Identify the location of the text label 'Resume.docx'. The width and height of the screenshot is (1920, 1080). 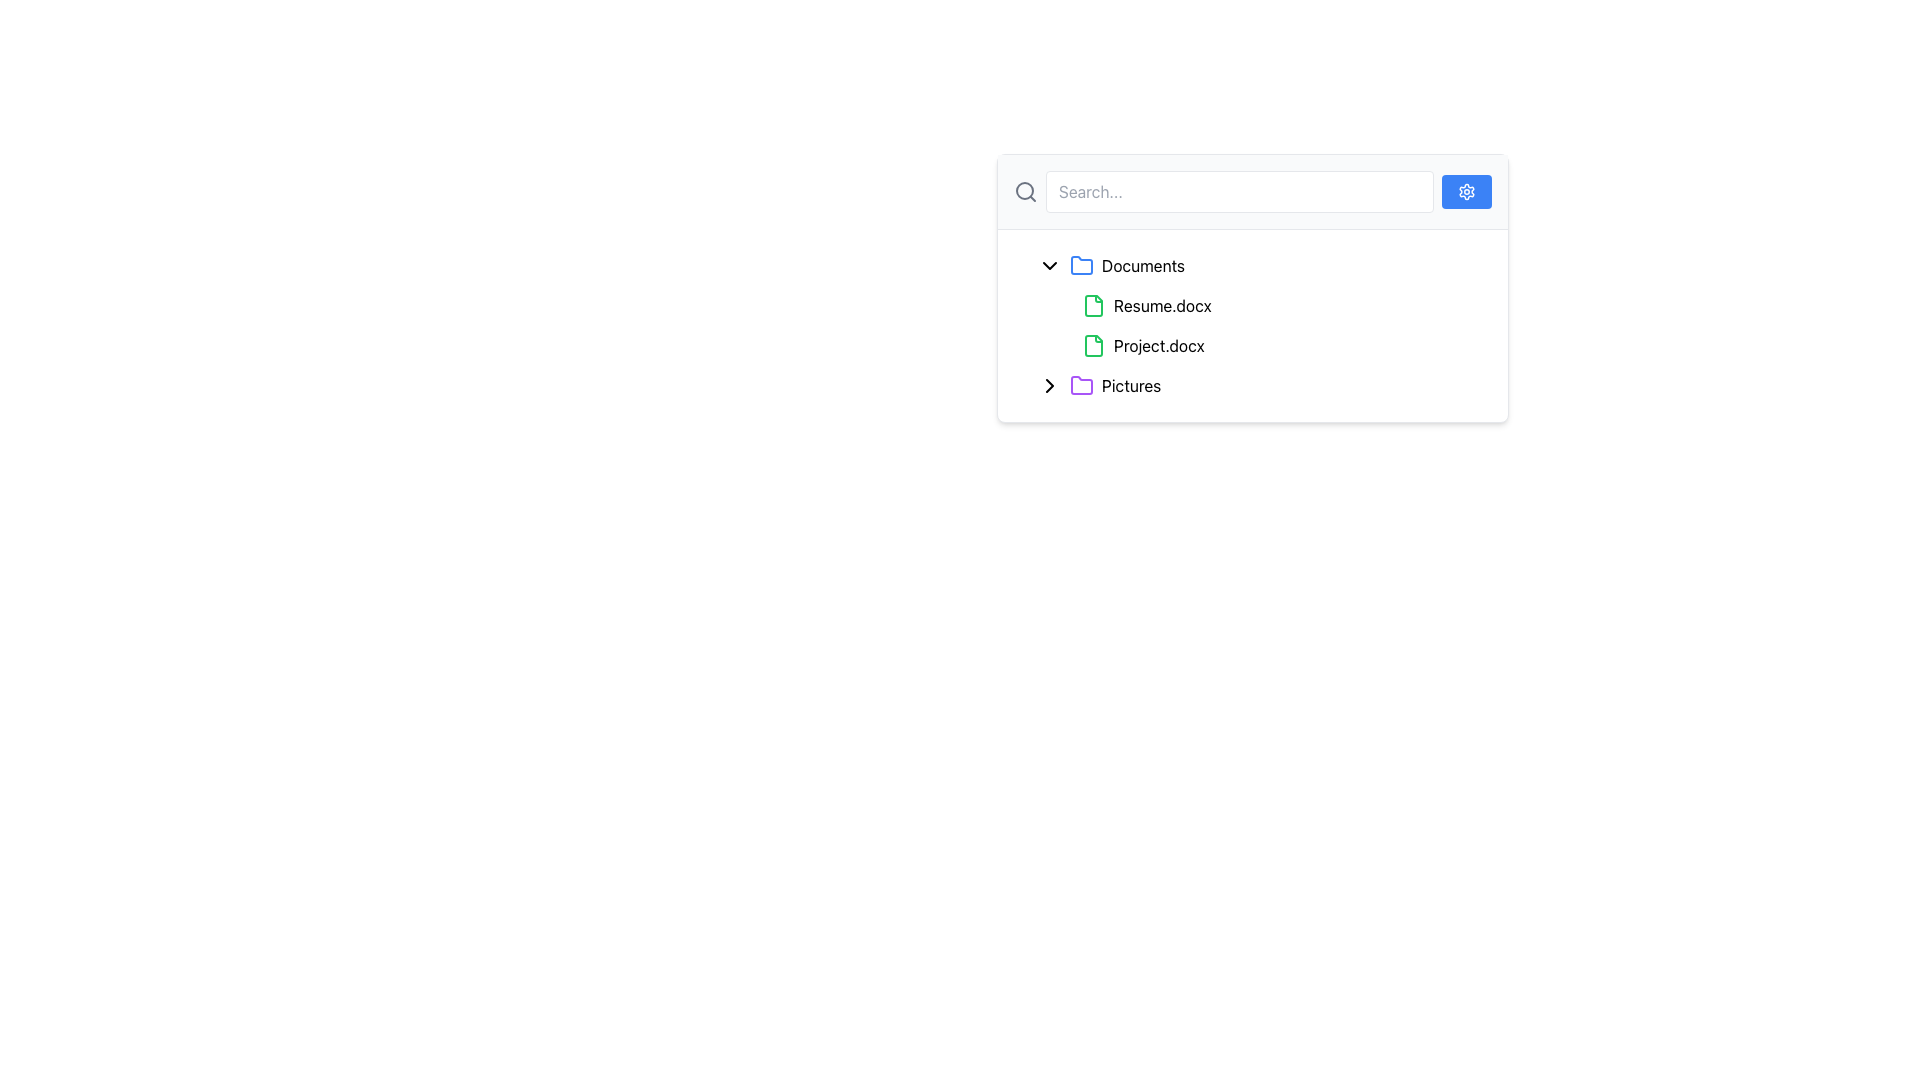
(1162, 305).